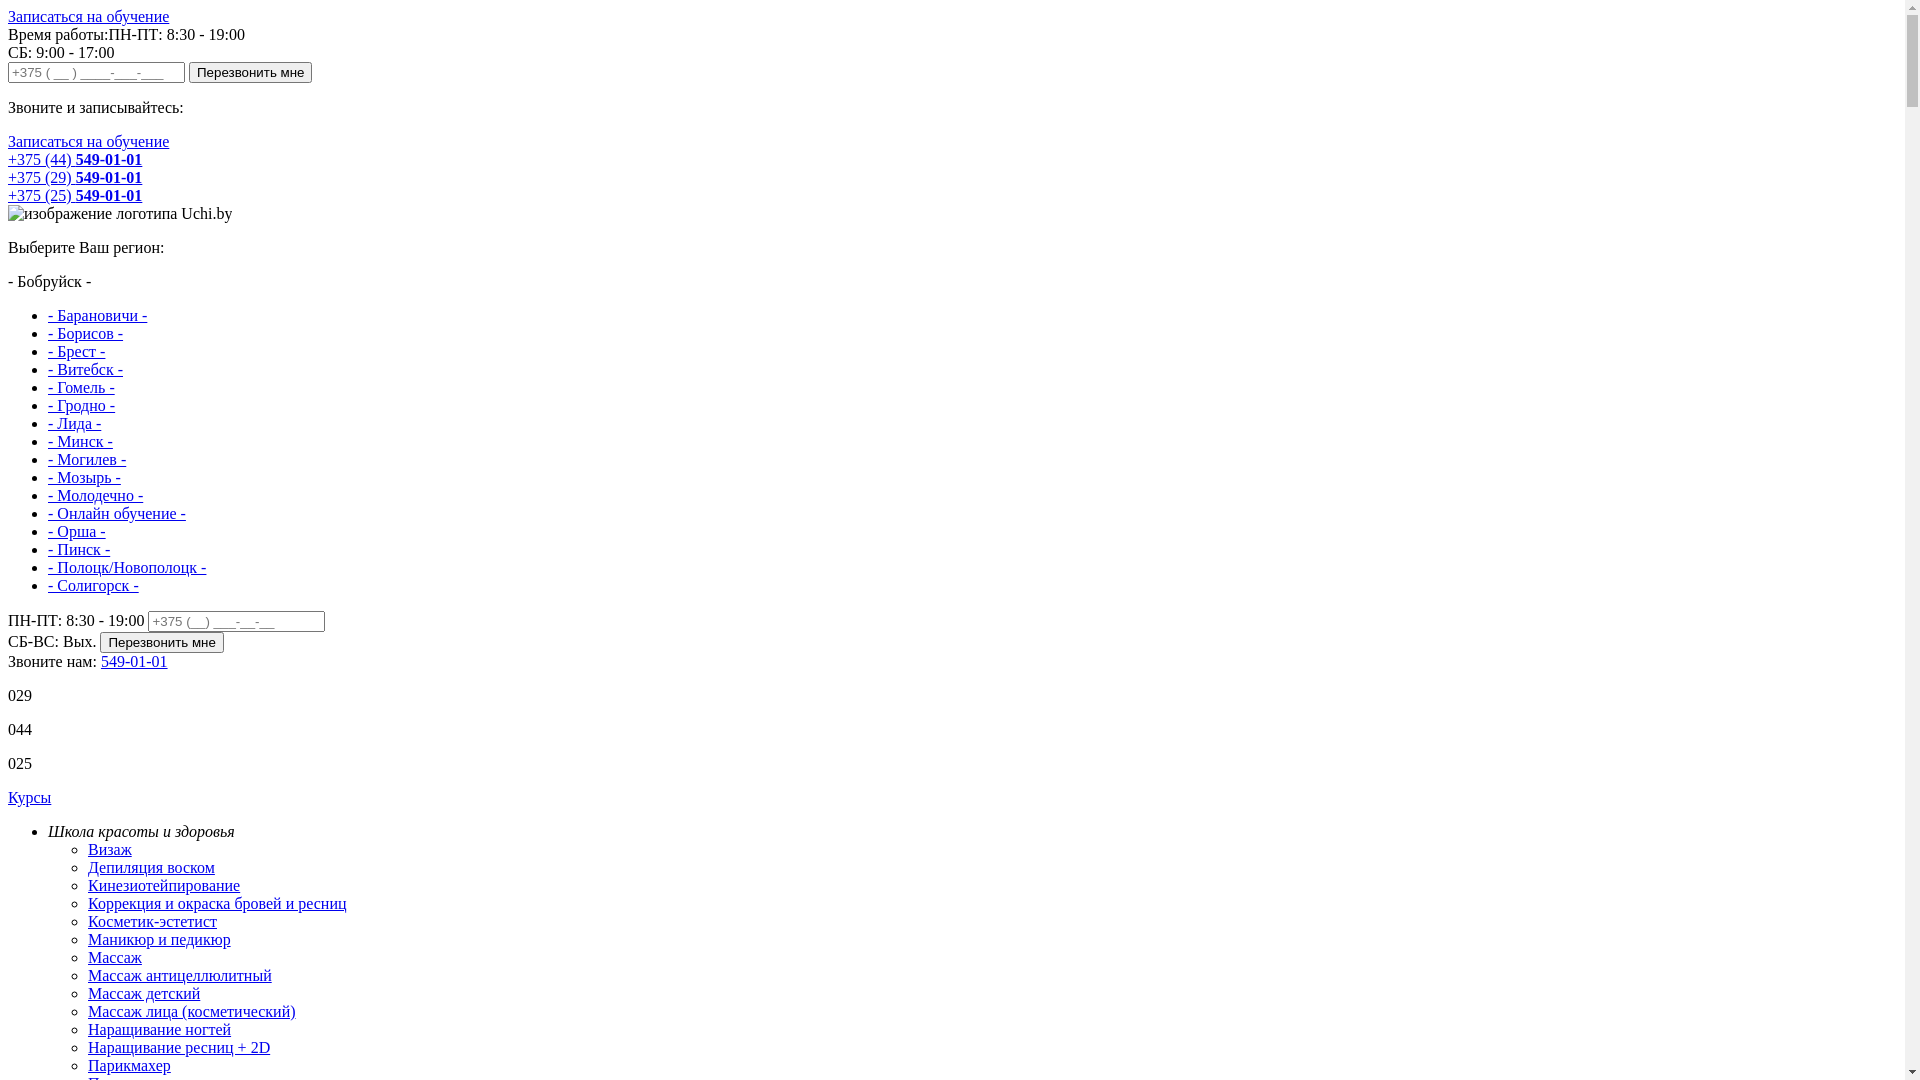 The height and width of the screenshot is (1080, 1920). Describe the element at coordinates (75, 176) in the screenshot. I see `'+375 (29) 549-01-01'` at that location.